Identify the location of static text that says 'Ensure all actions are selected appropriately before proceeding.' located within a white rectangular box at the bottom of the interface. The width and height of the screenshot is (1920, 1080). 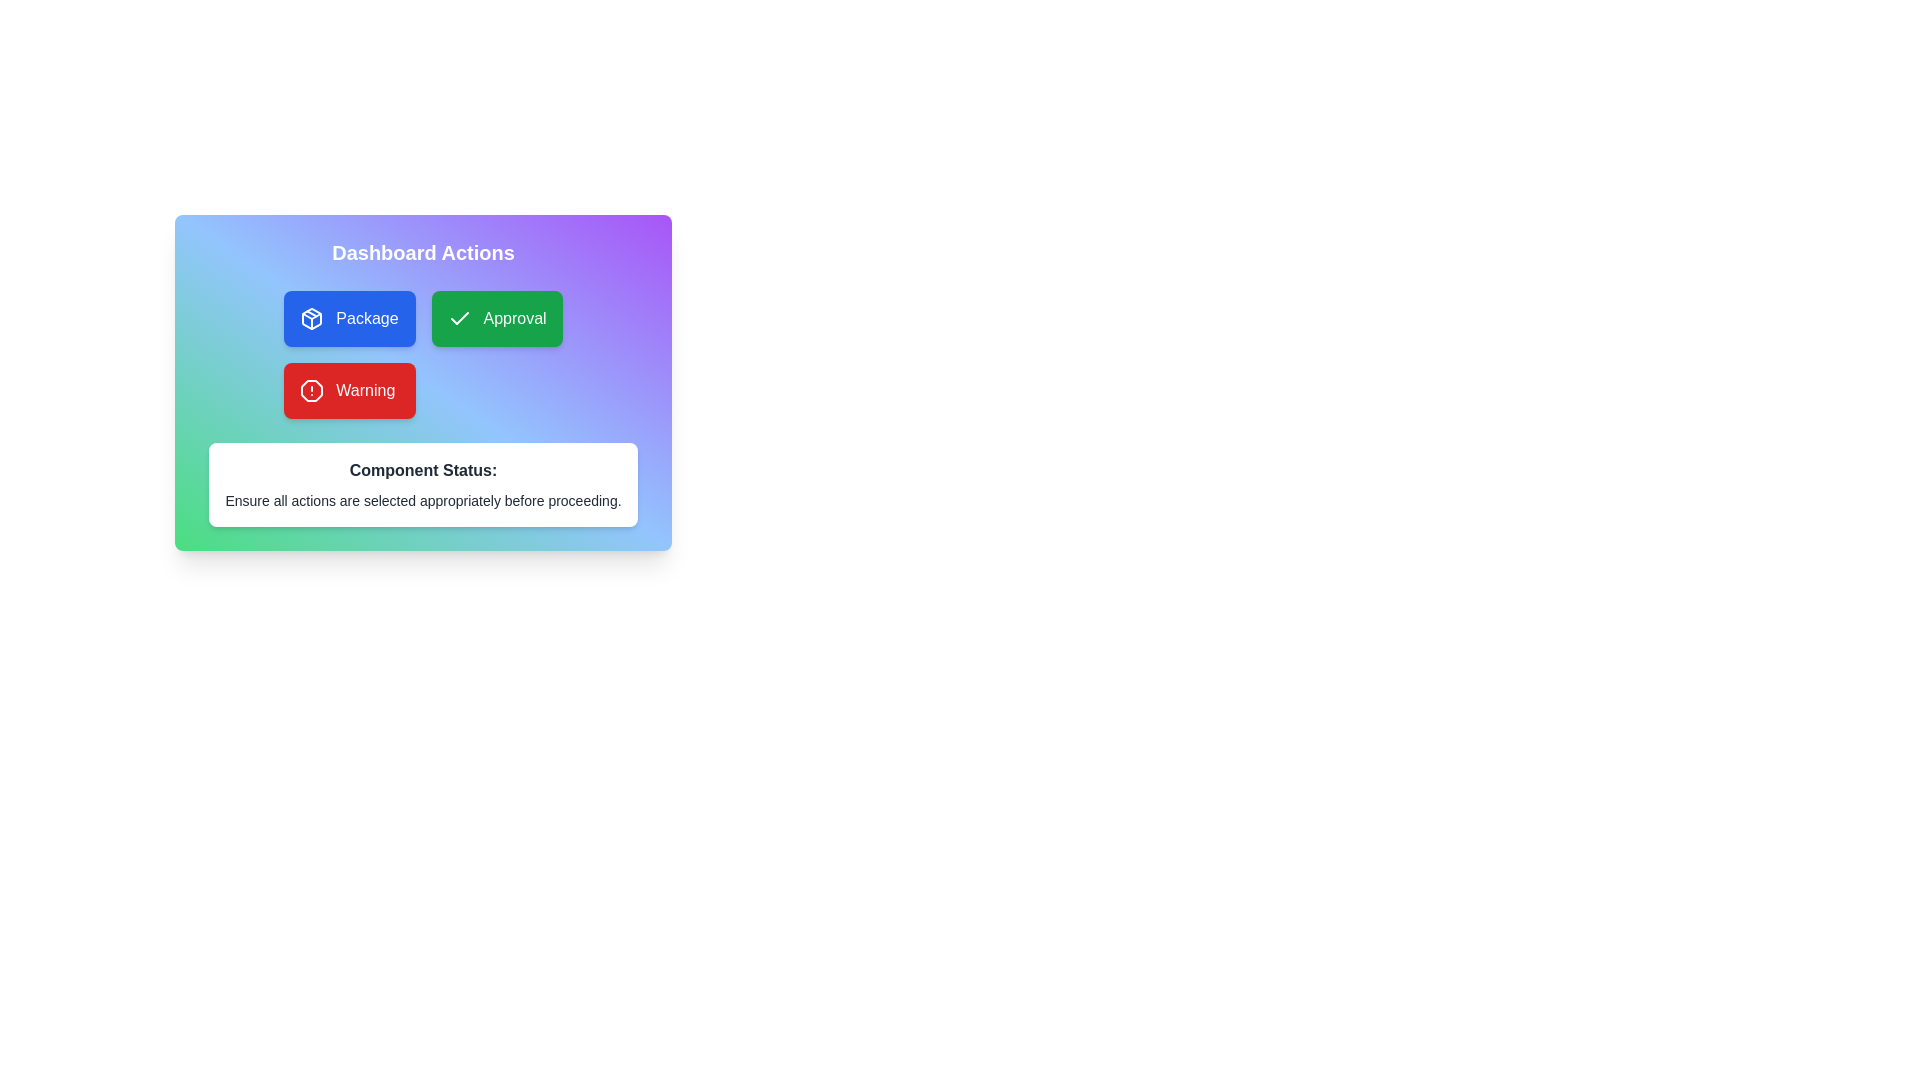
(422, 500).